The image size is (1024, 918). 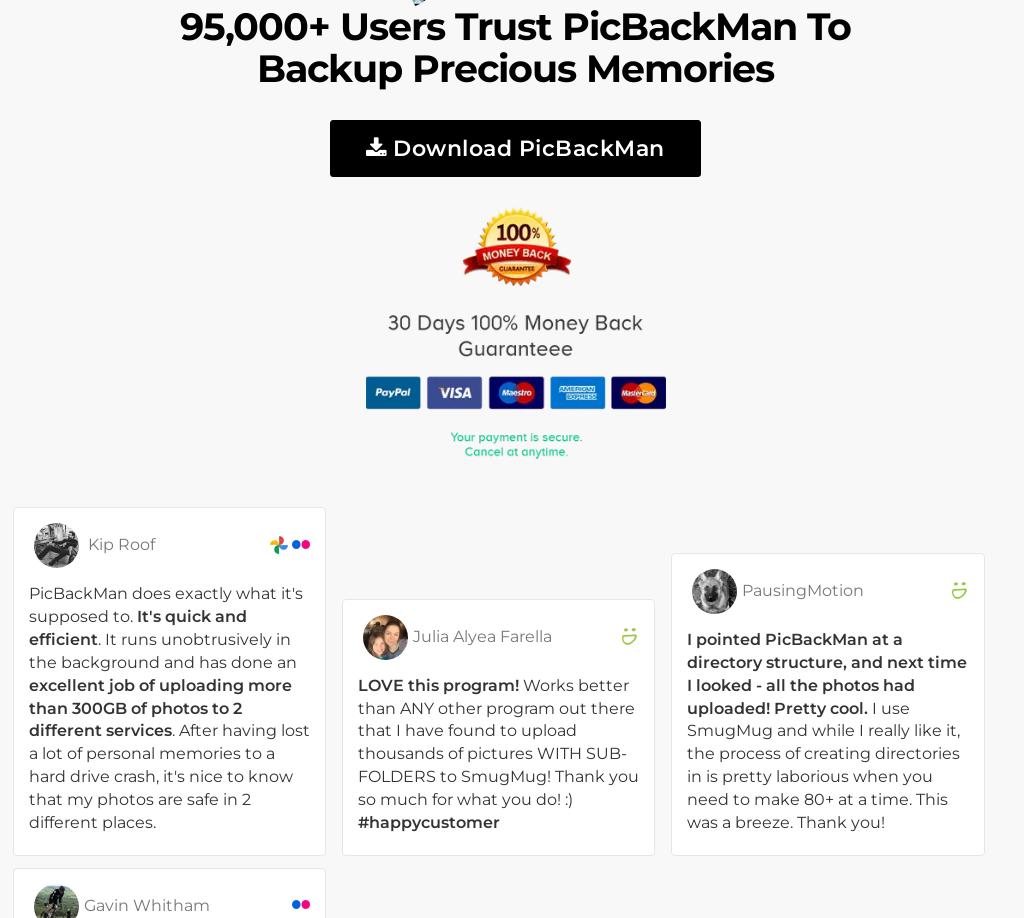 I want to click on 'LOVE this program!', so click(x=438, y=684).